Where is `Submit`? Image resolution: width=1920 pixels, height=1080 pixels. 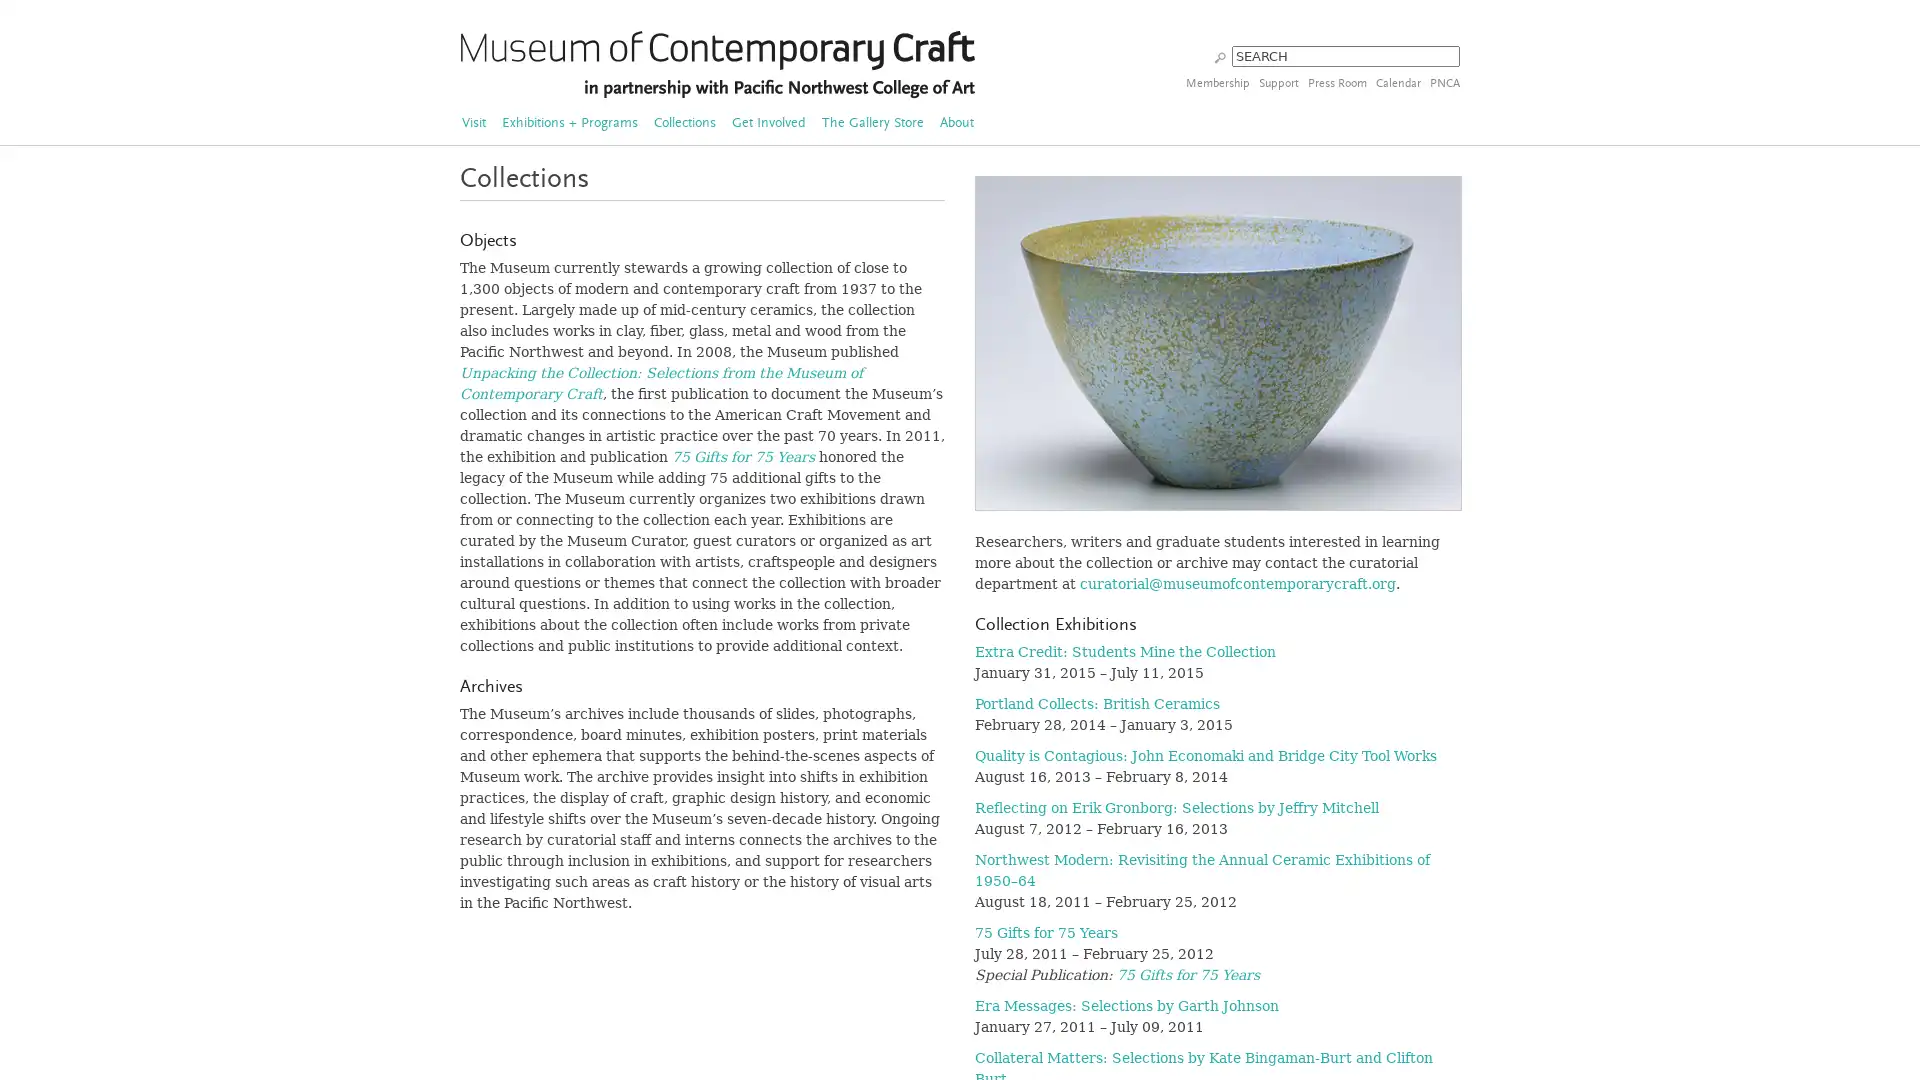
Submit is located at coordinates (1219, 55).